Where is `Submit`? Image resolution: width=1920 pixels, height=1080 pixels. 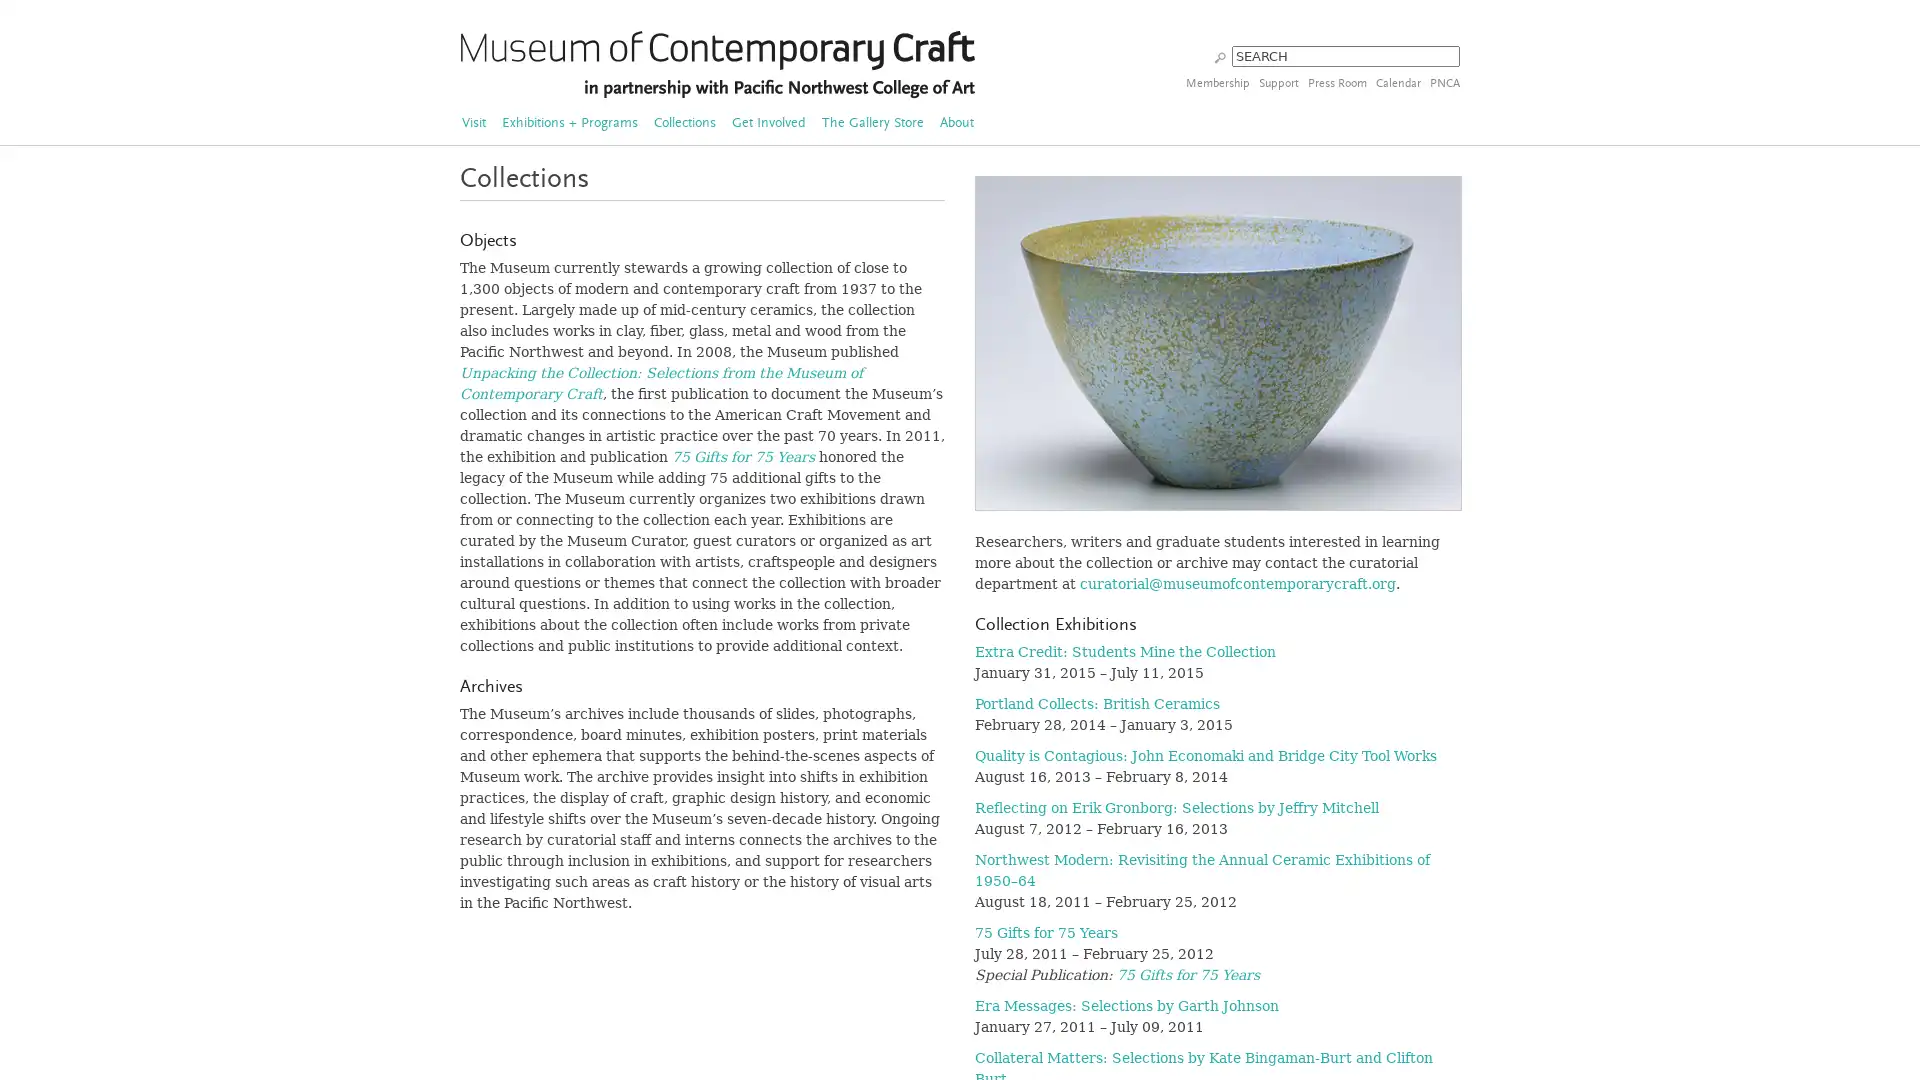
Submit is located at coordinates (1219, 55).